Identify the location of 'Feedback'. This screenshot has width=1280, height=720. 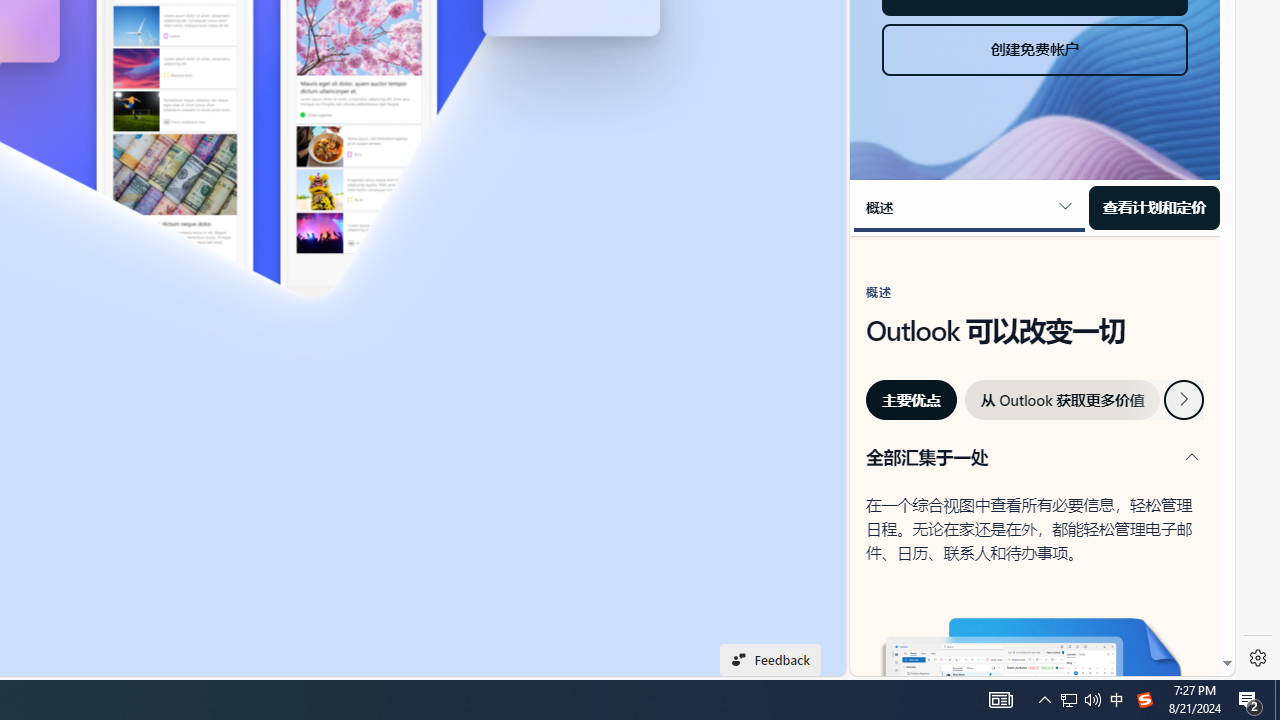
(768, 659).